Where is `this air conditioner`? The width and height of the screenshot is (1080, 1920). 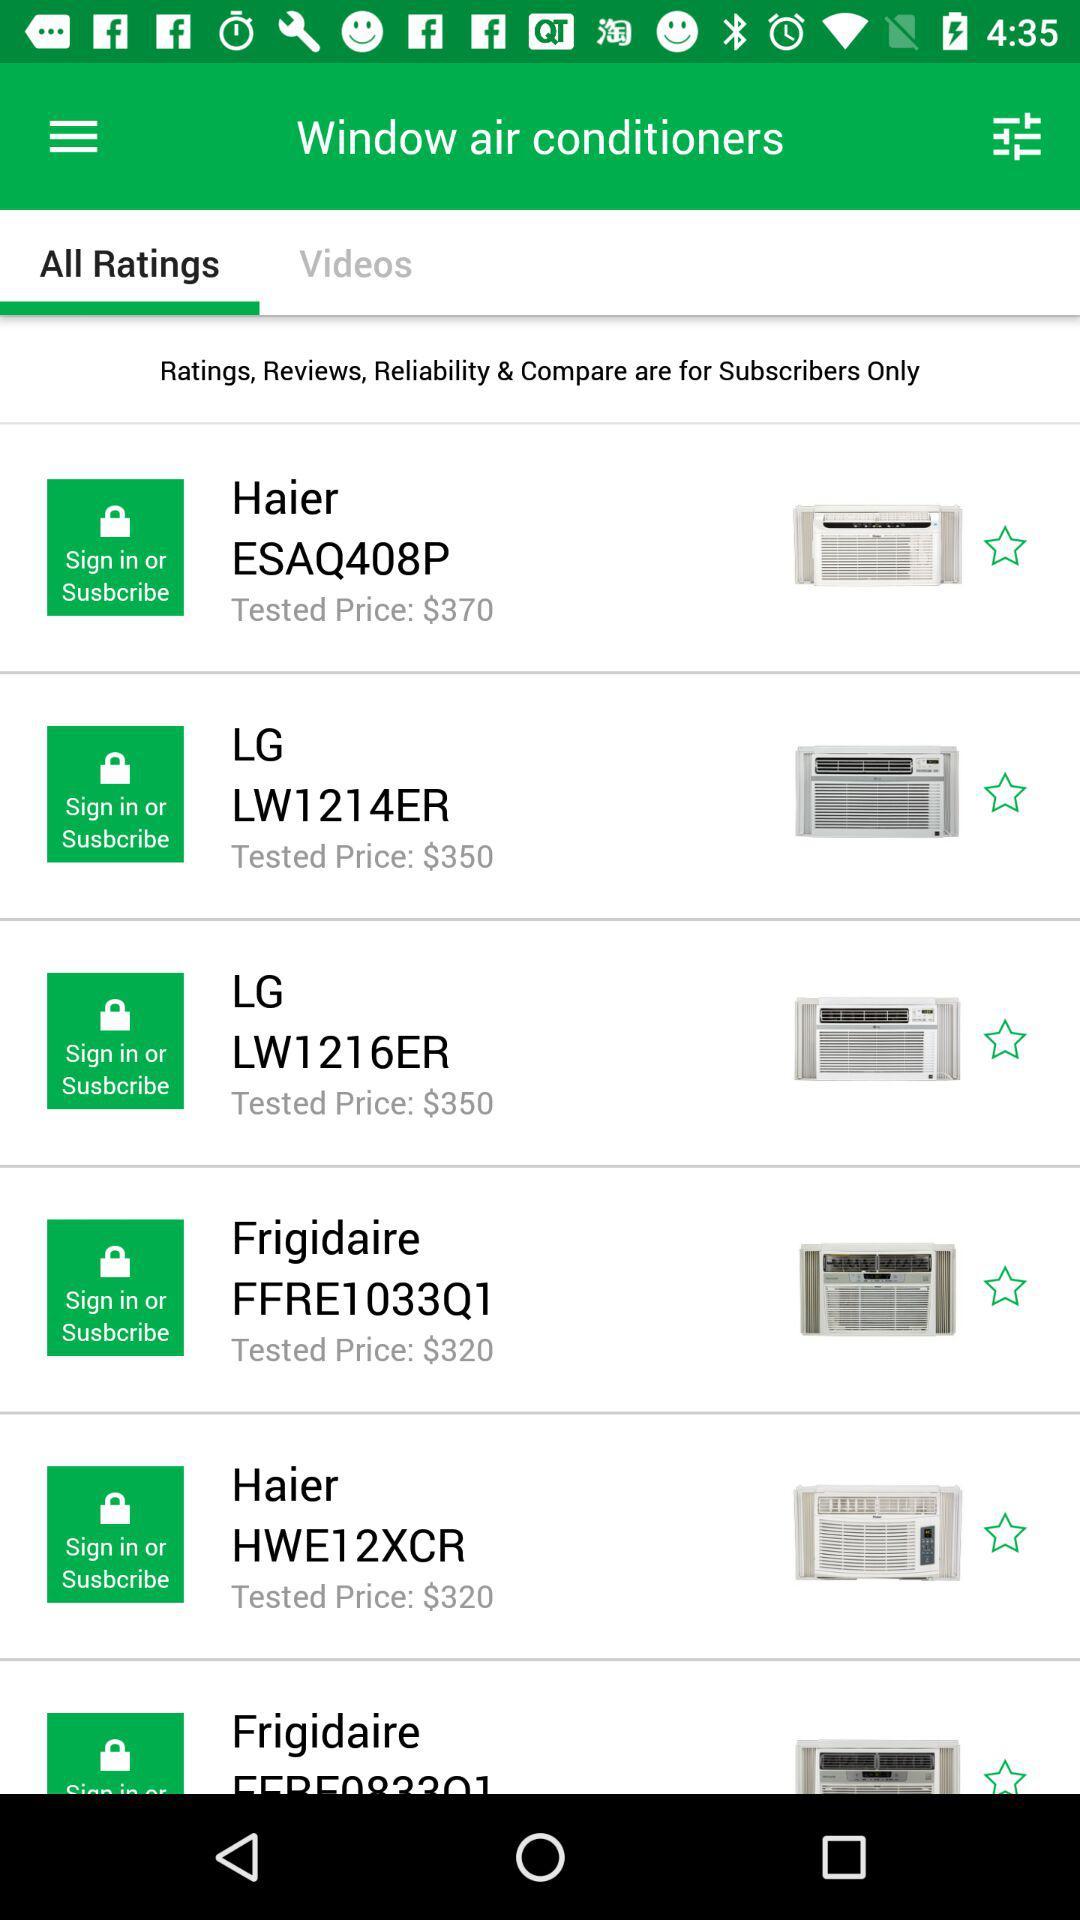 this air conditioner is located at coordinates (1027, 1040).